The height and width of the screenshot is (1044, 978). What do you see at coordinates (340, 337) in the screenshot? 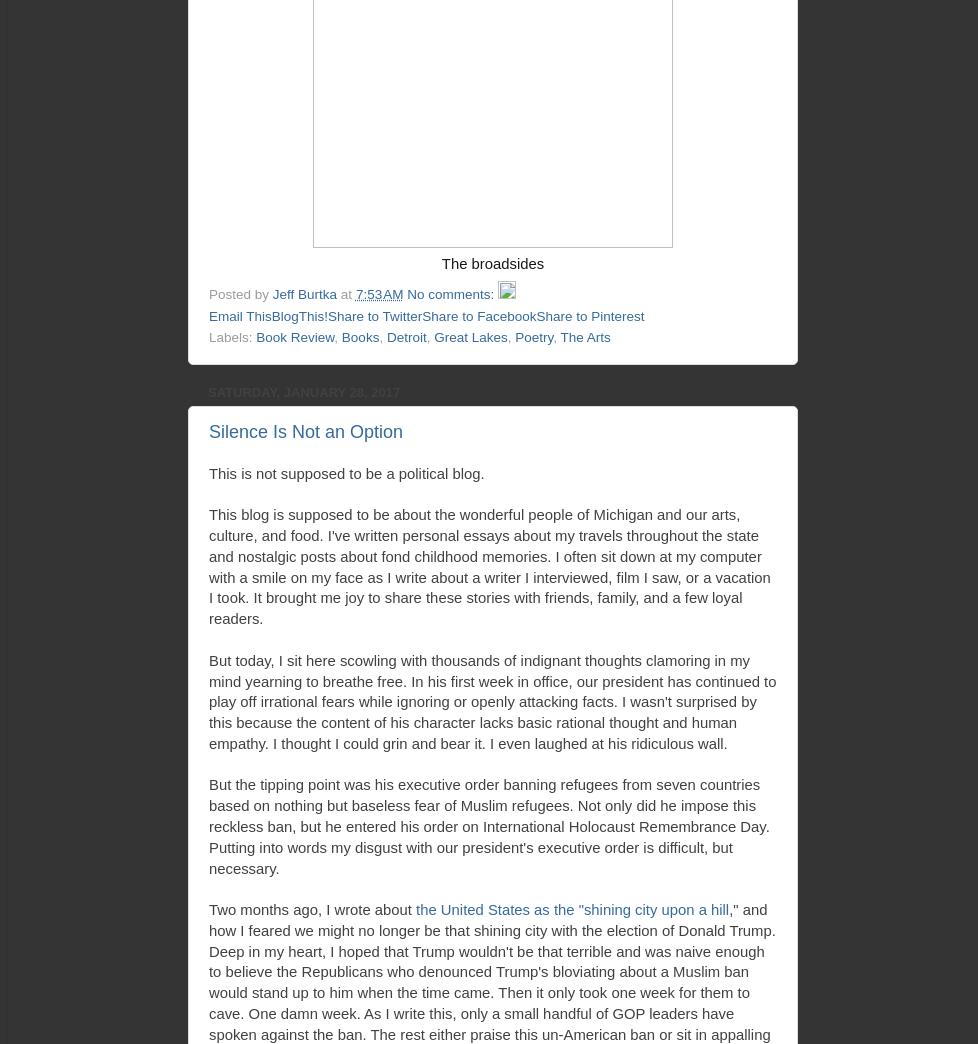
I see `'Books'` at bounding box center [340, 337].